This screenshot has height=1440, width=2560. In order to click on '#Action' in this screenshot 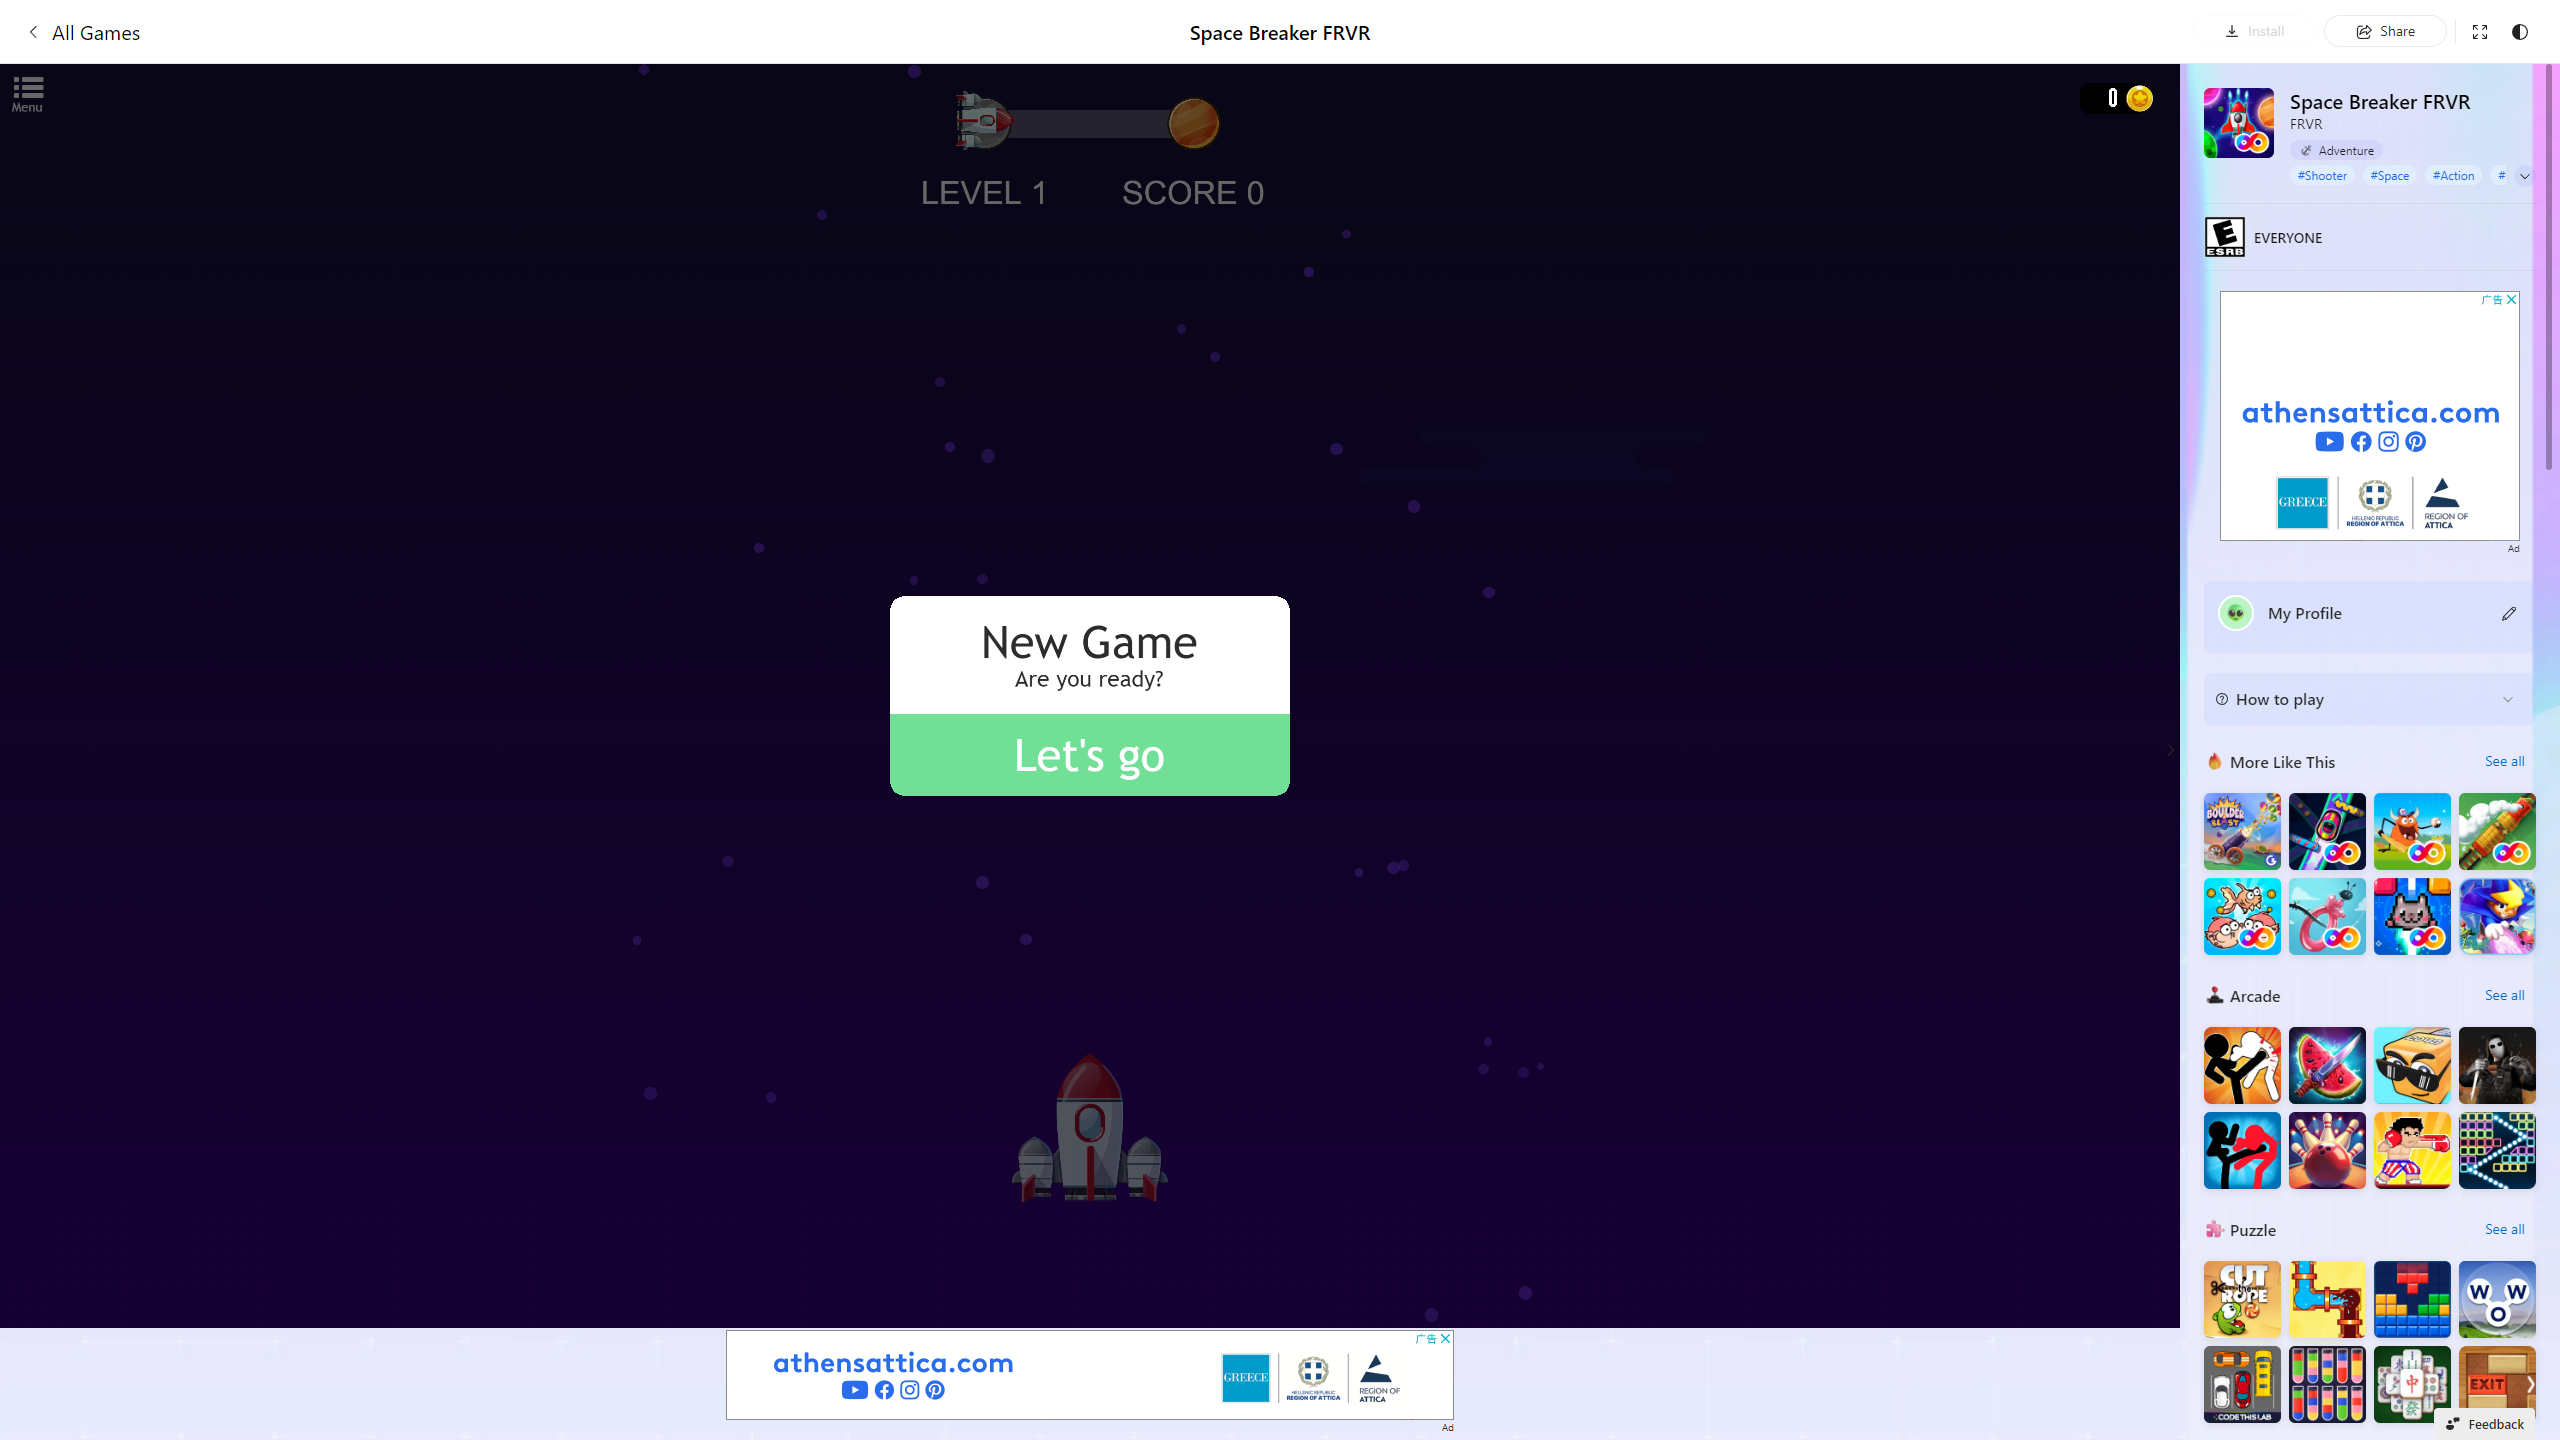, I will do `click(2453, 173)`.